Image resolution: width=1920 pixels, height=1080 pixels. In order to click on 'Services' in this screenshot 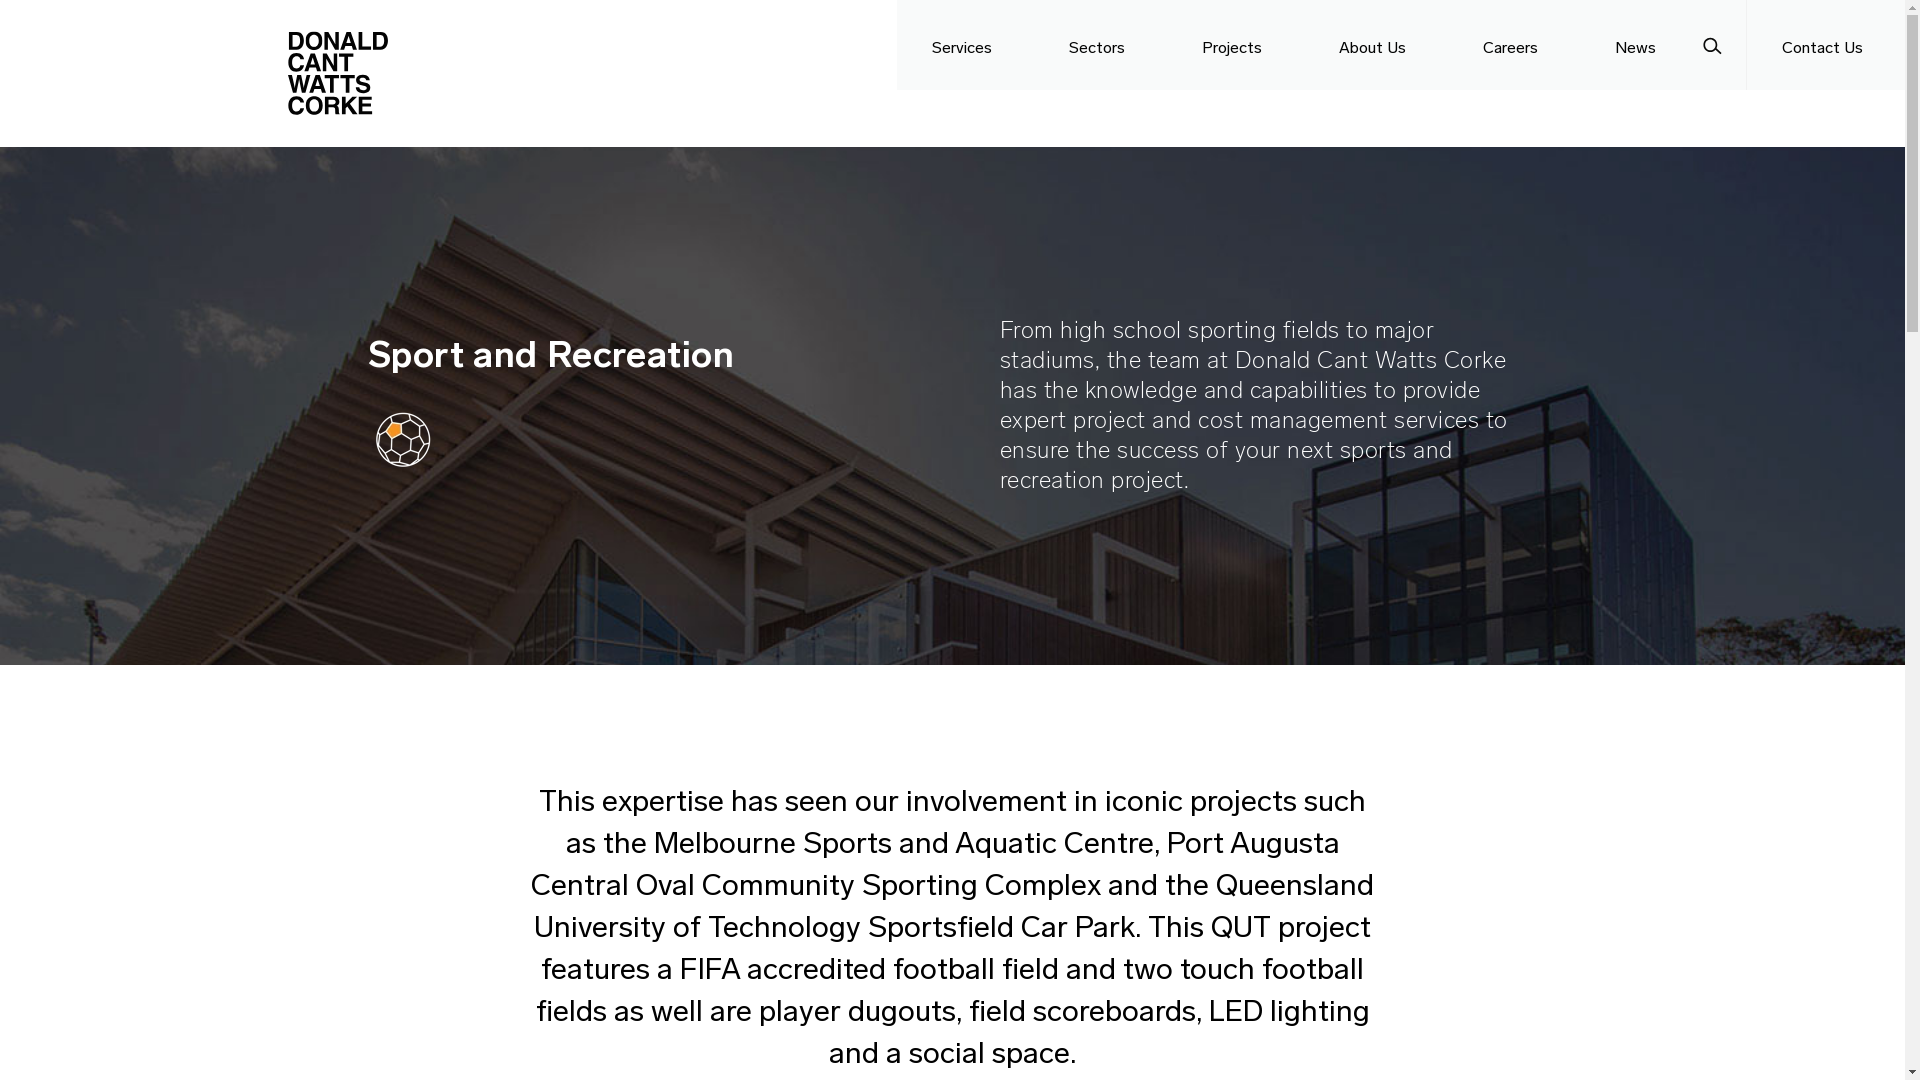, I will do `click(965, 45)`.